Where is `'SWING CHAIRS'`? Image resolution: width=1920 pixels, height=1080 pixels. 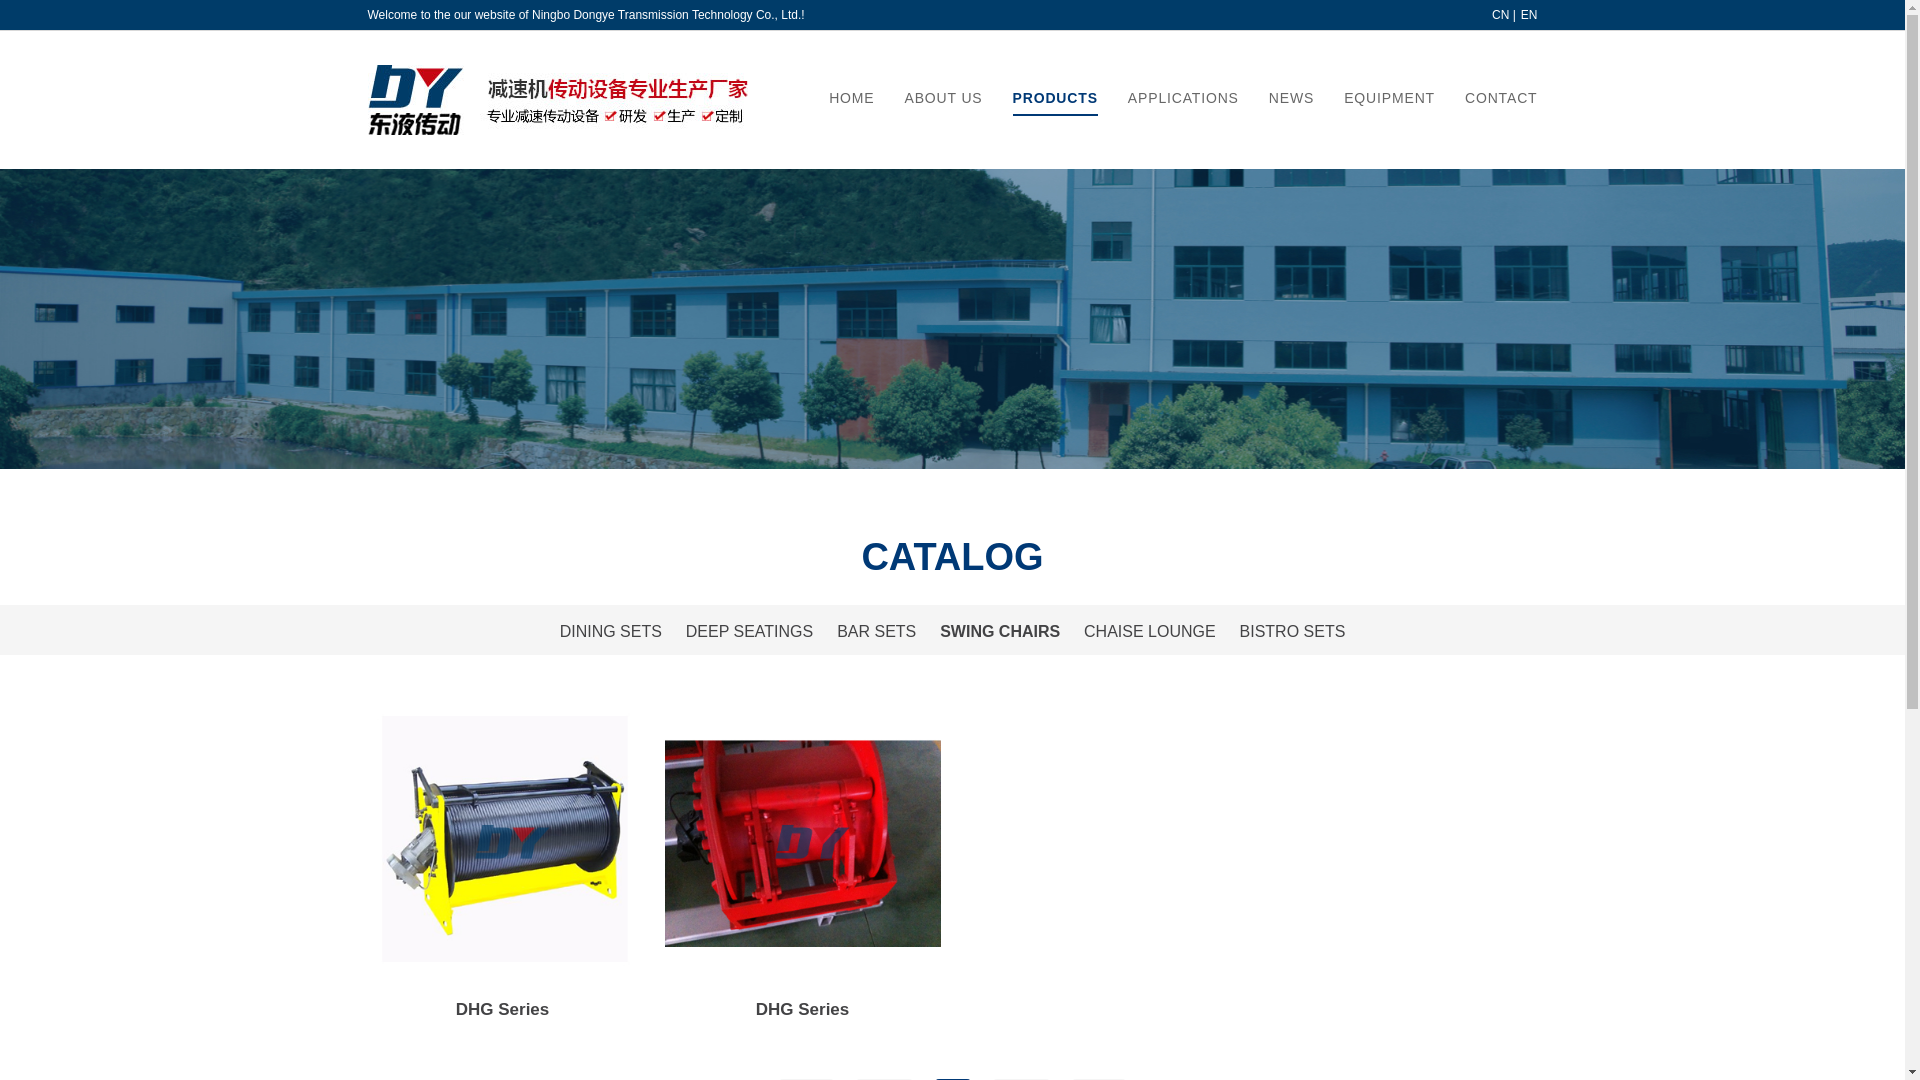 'SWING CHAIRS' is located at coordinates (999, 631).